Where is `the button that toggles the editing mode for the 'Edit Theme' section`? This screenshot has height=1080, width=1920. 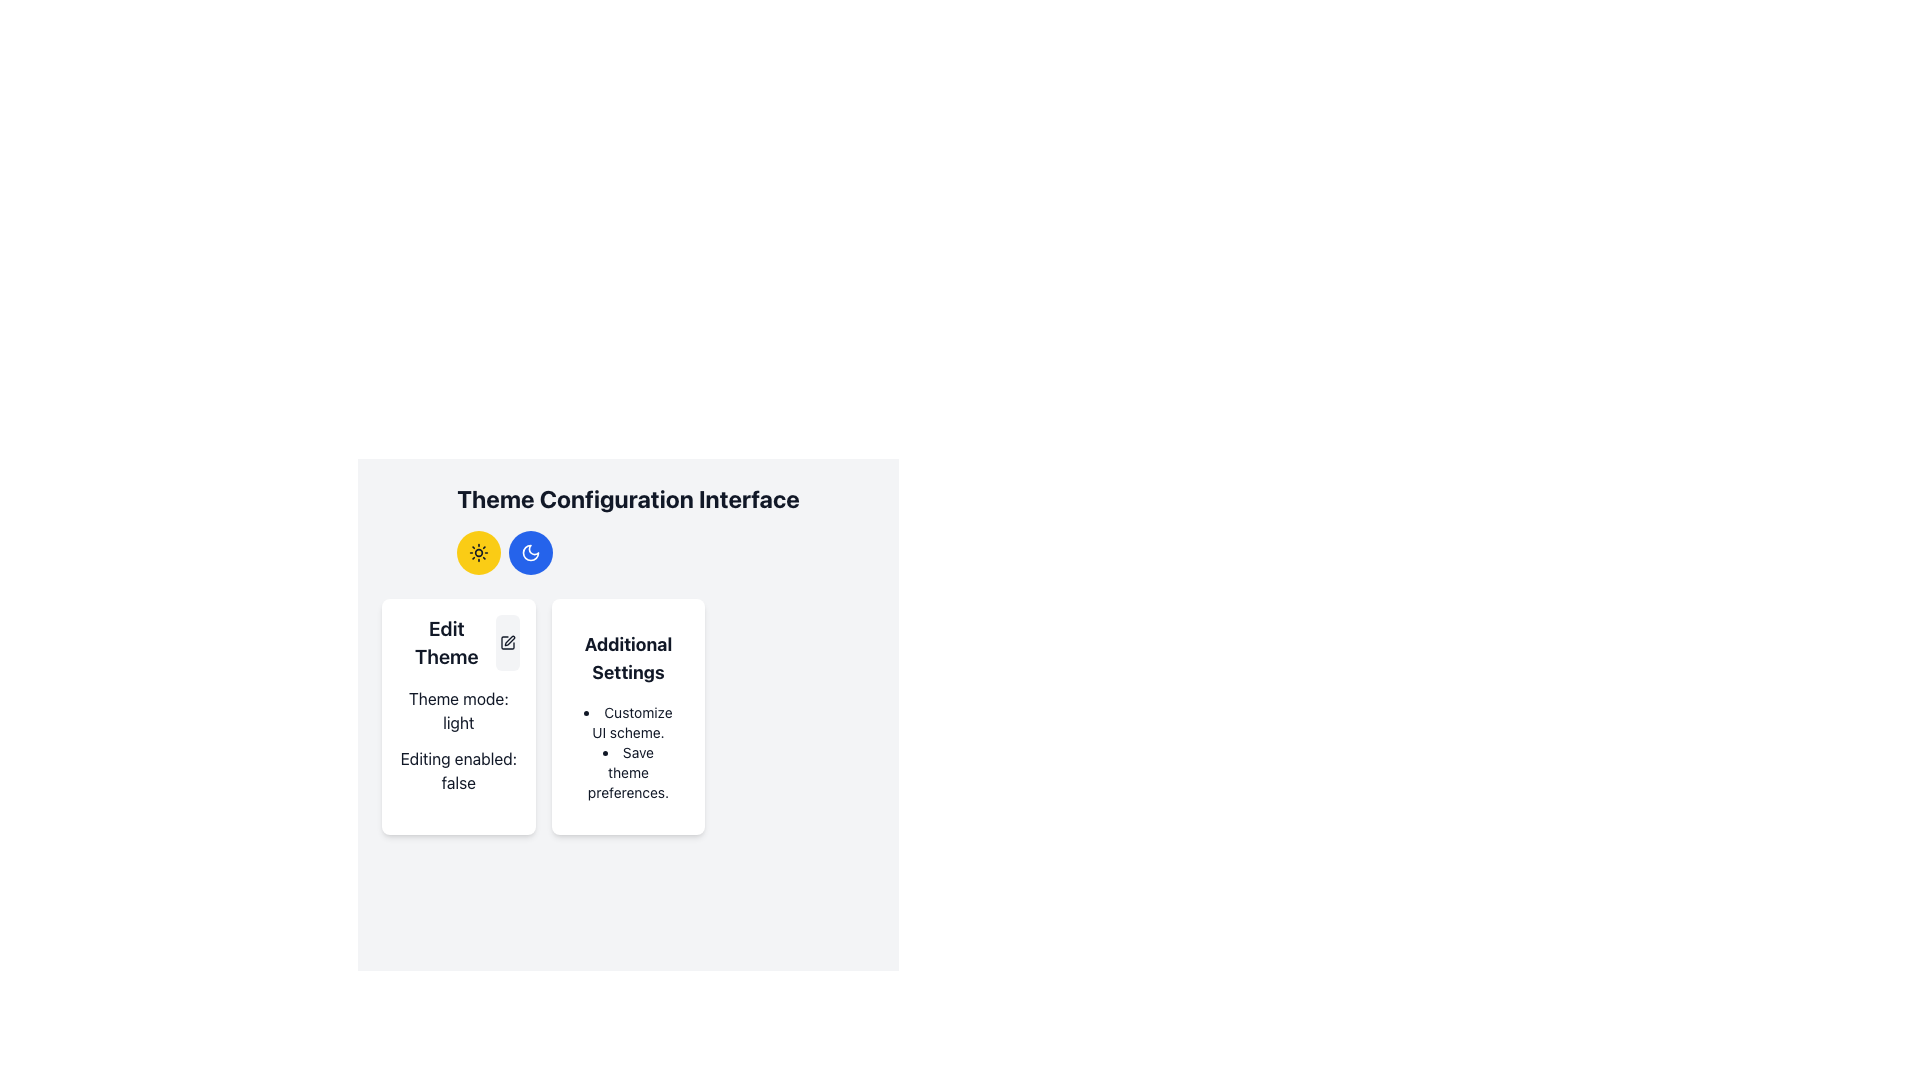 the button that toggles the editing mode for the 'Edit Theme' section is located at coordinates (507, 643).